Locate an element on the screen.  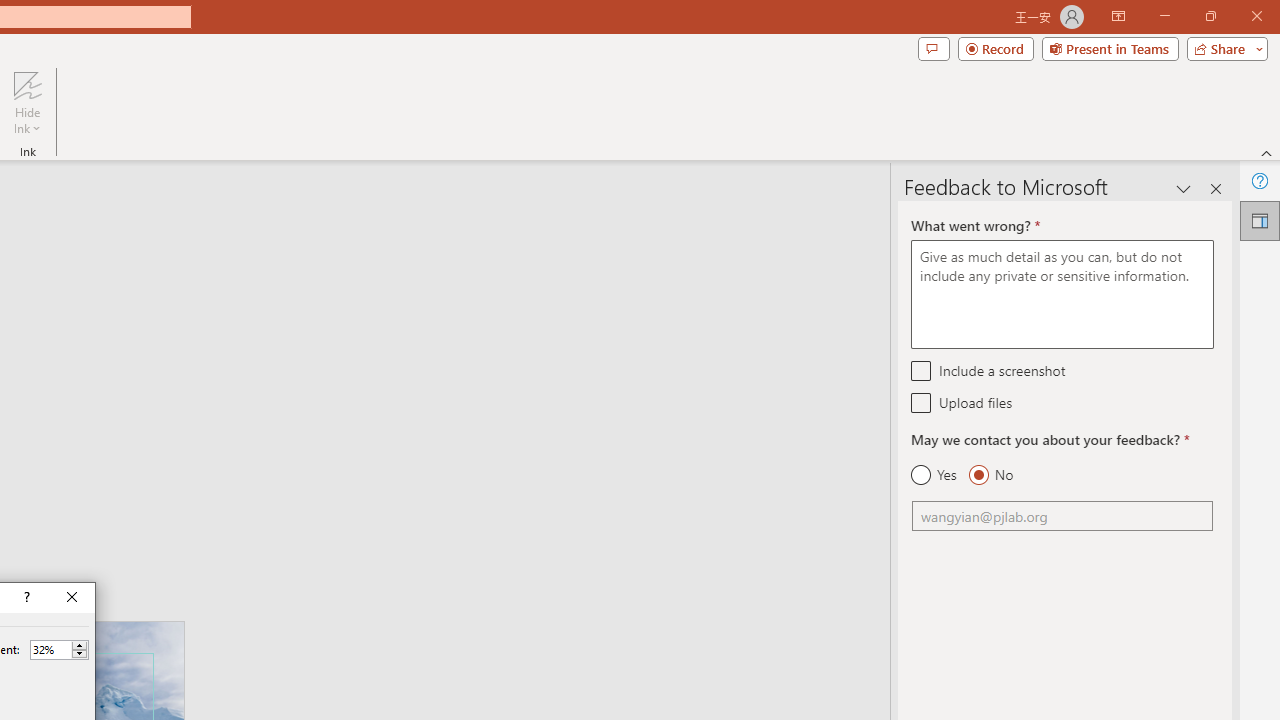
'Hide Ink' is located at coordinates (27, 103).